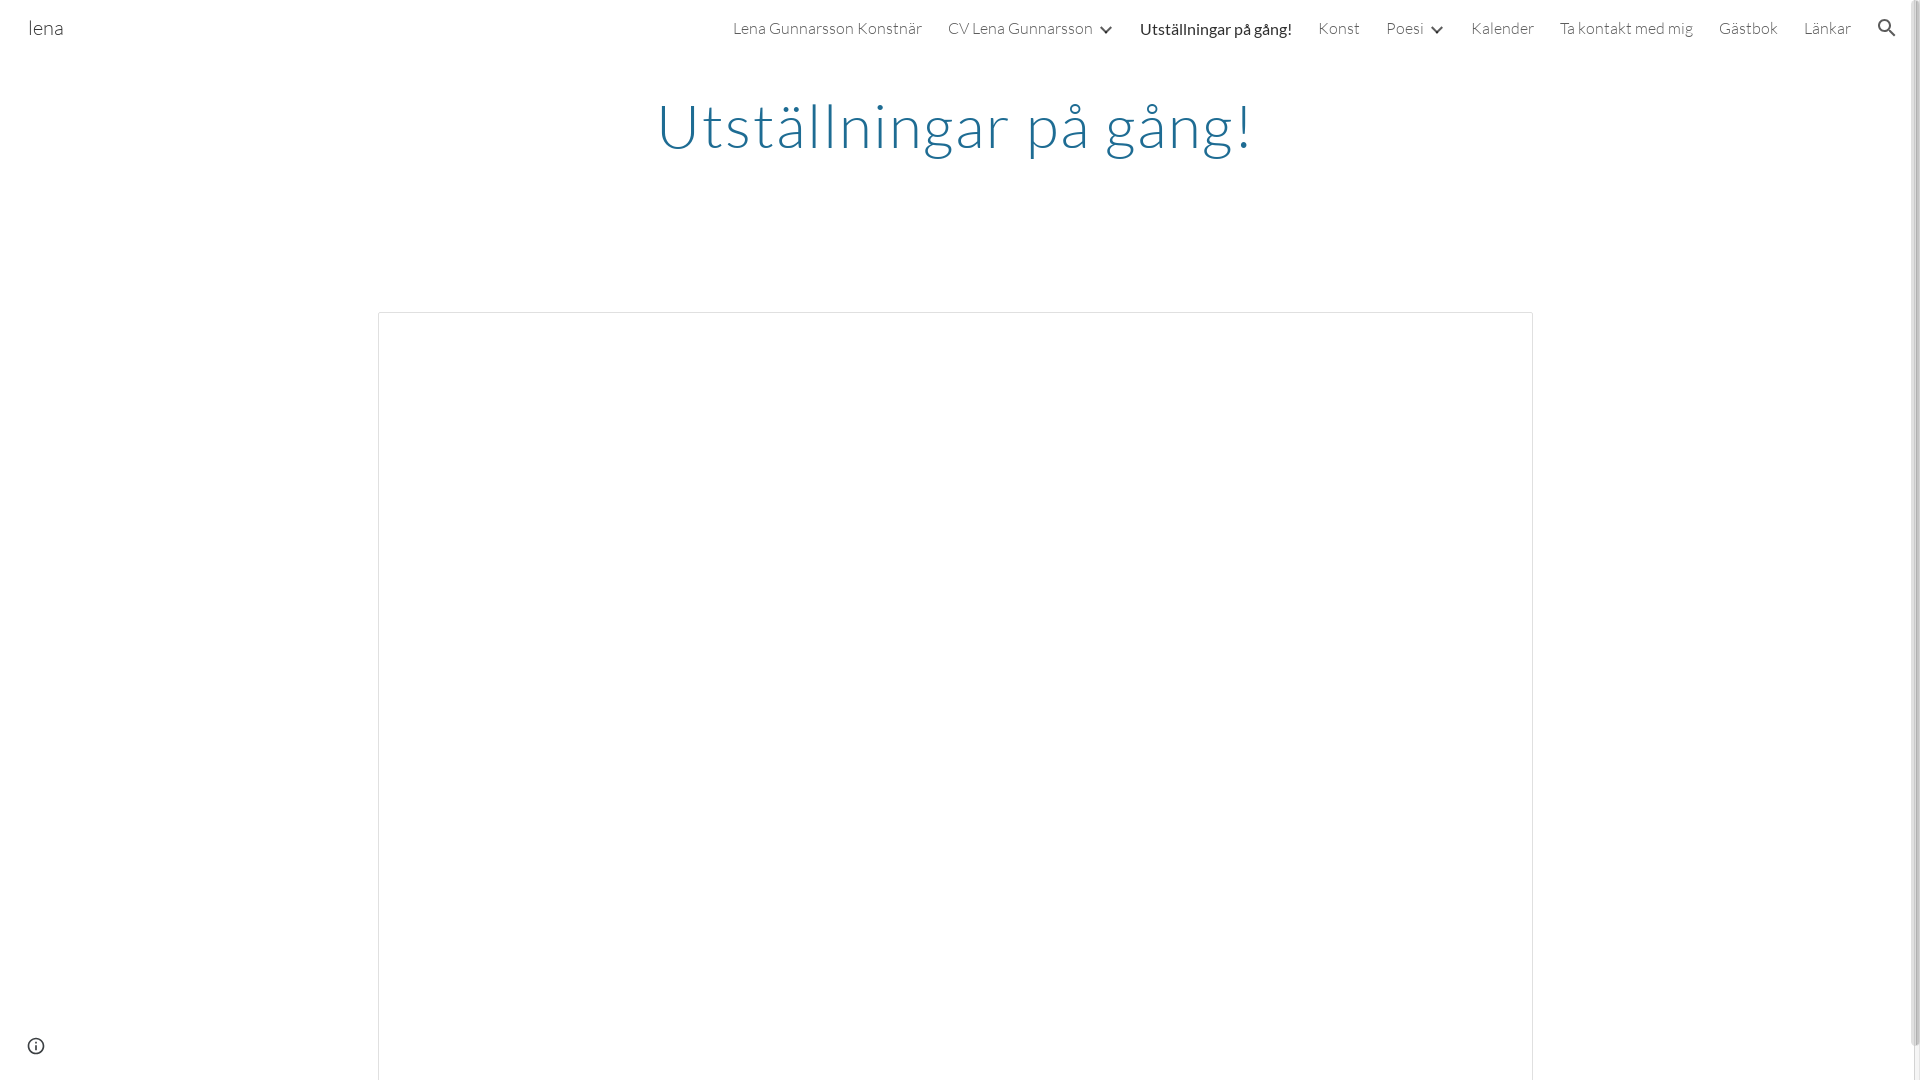  I want to click on 'Expand/Collapse', so click(1434, 27).